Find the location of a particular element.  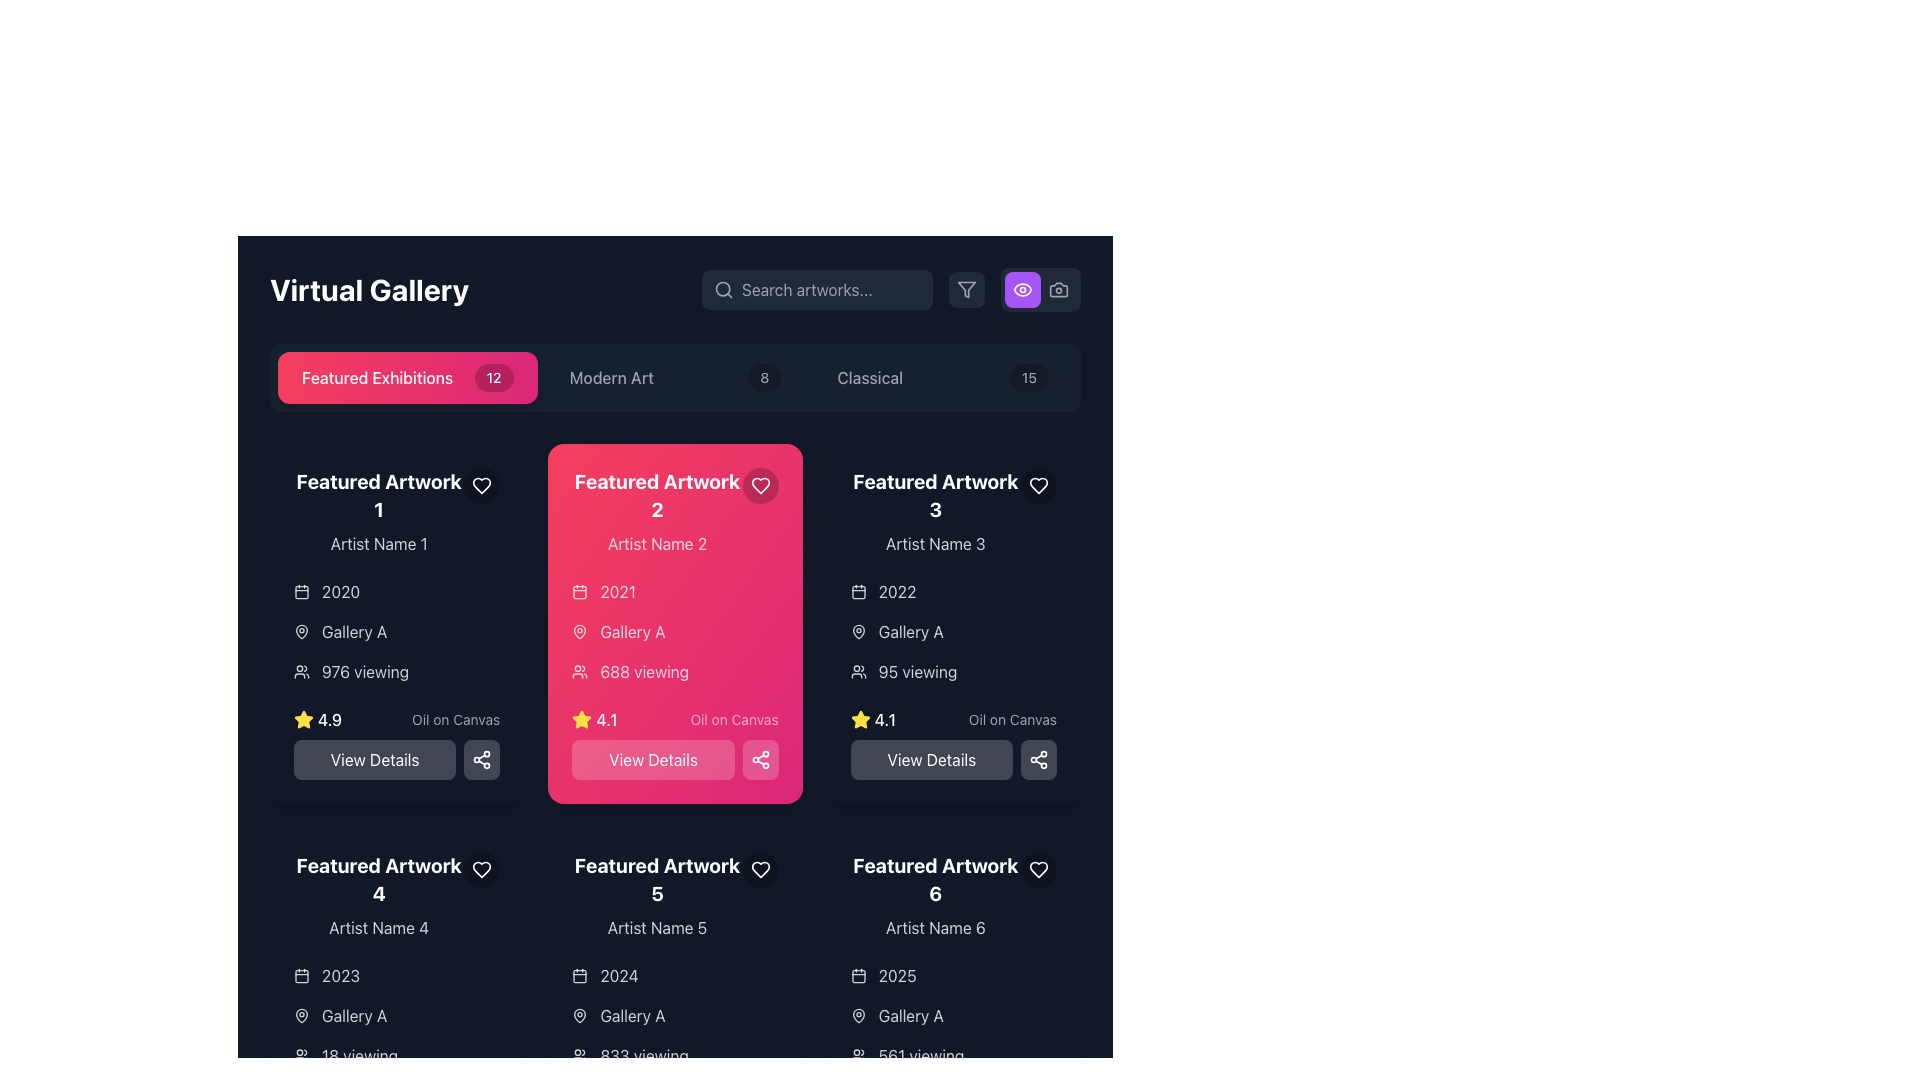

the icon indicating user engagement statistics, located to the left of the '95 viewing' text is located at coordinates (858, 671).